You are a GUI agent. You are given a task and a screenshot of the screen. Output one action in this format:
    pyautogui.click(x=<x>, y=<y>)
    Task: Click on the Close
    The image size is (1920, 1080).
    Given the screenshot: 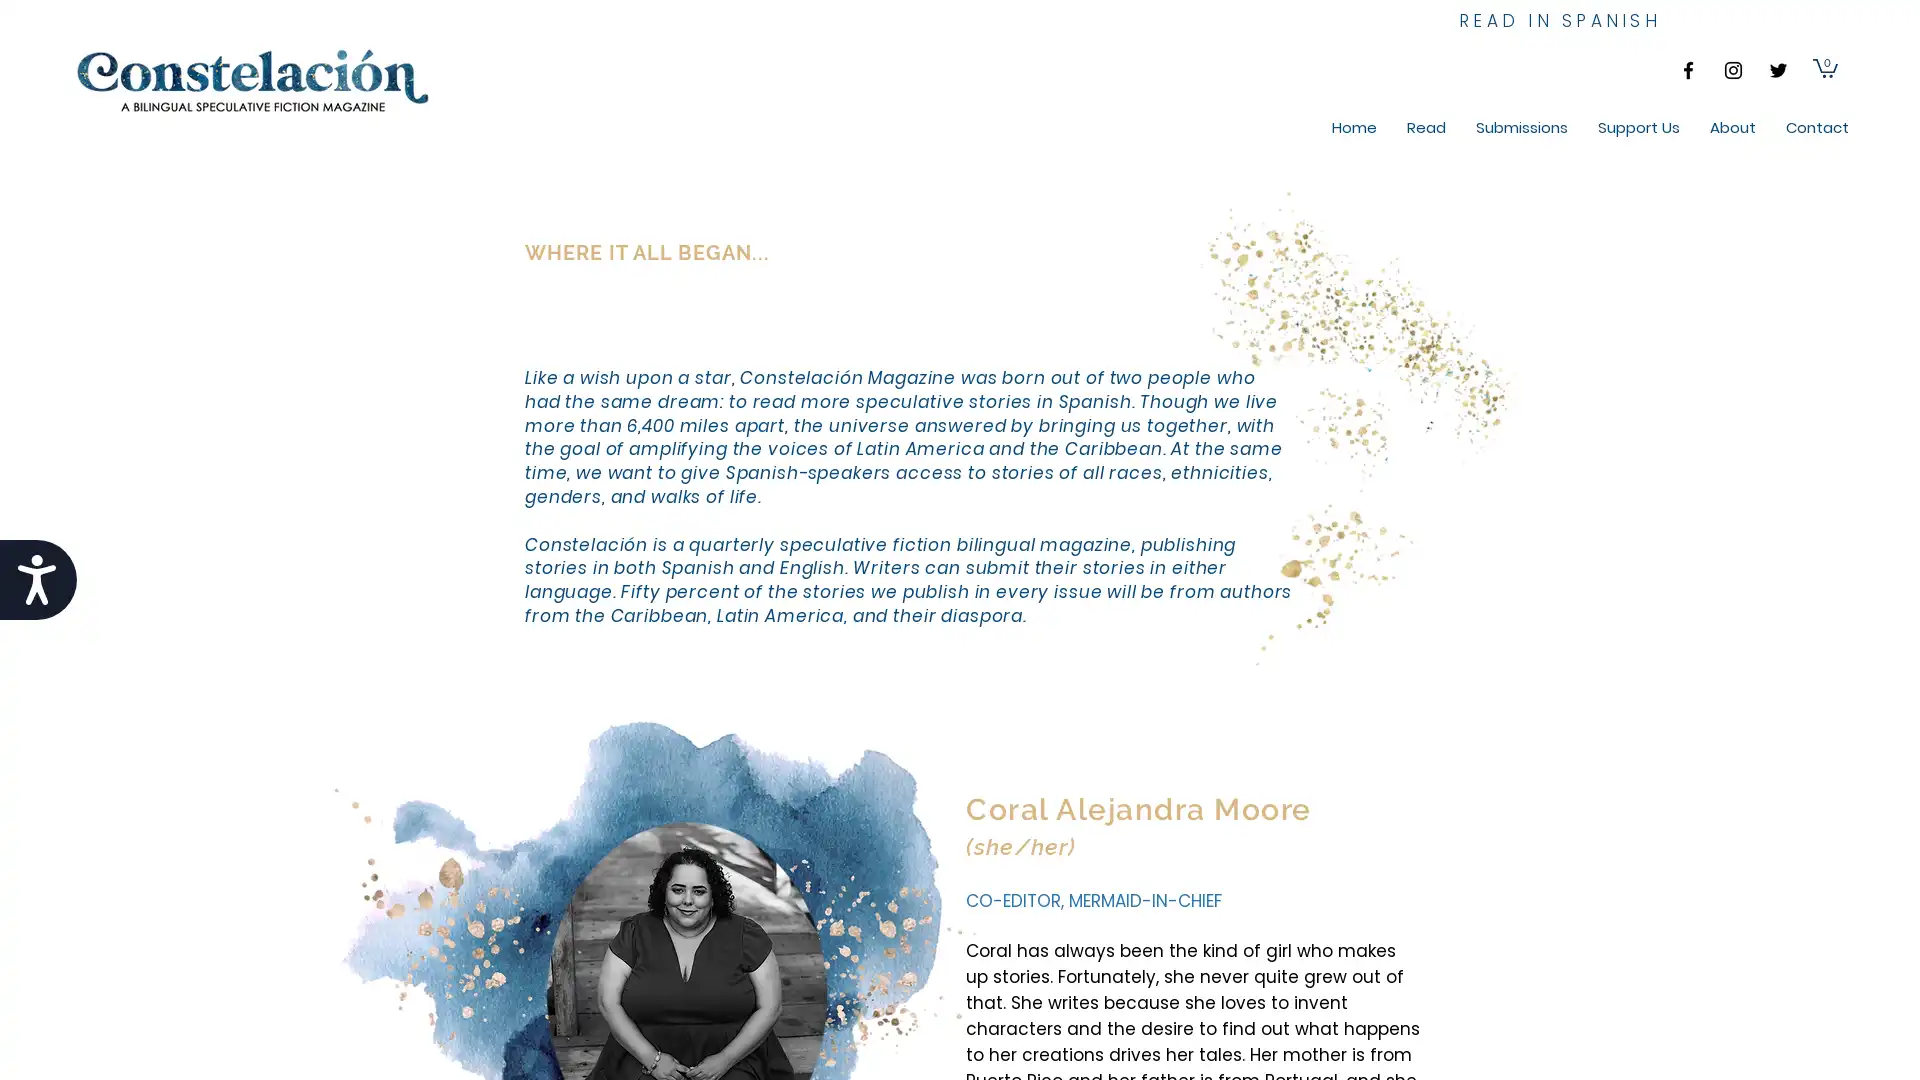 What is the action you would take?
    pyautogui.click(x=1895, y=1044)
    